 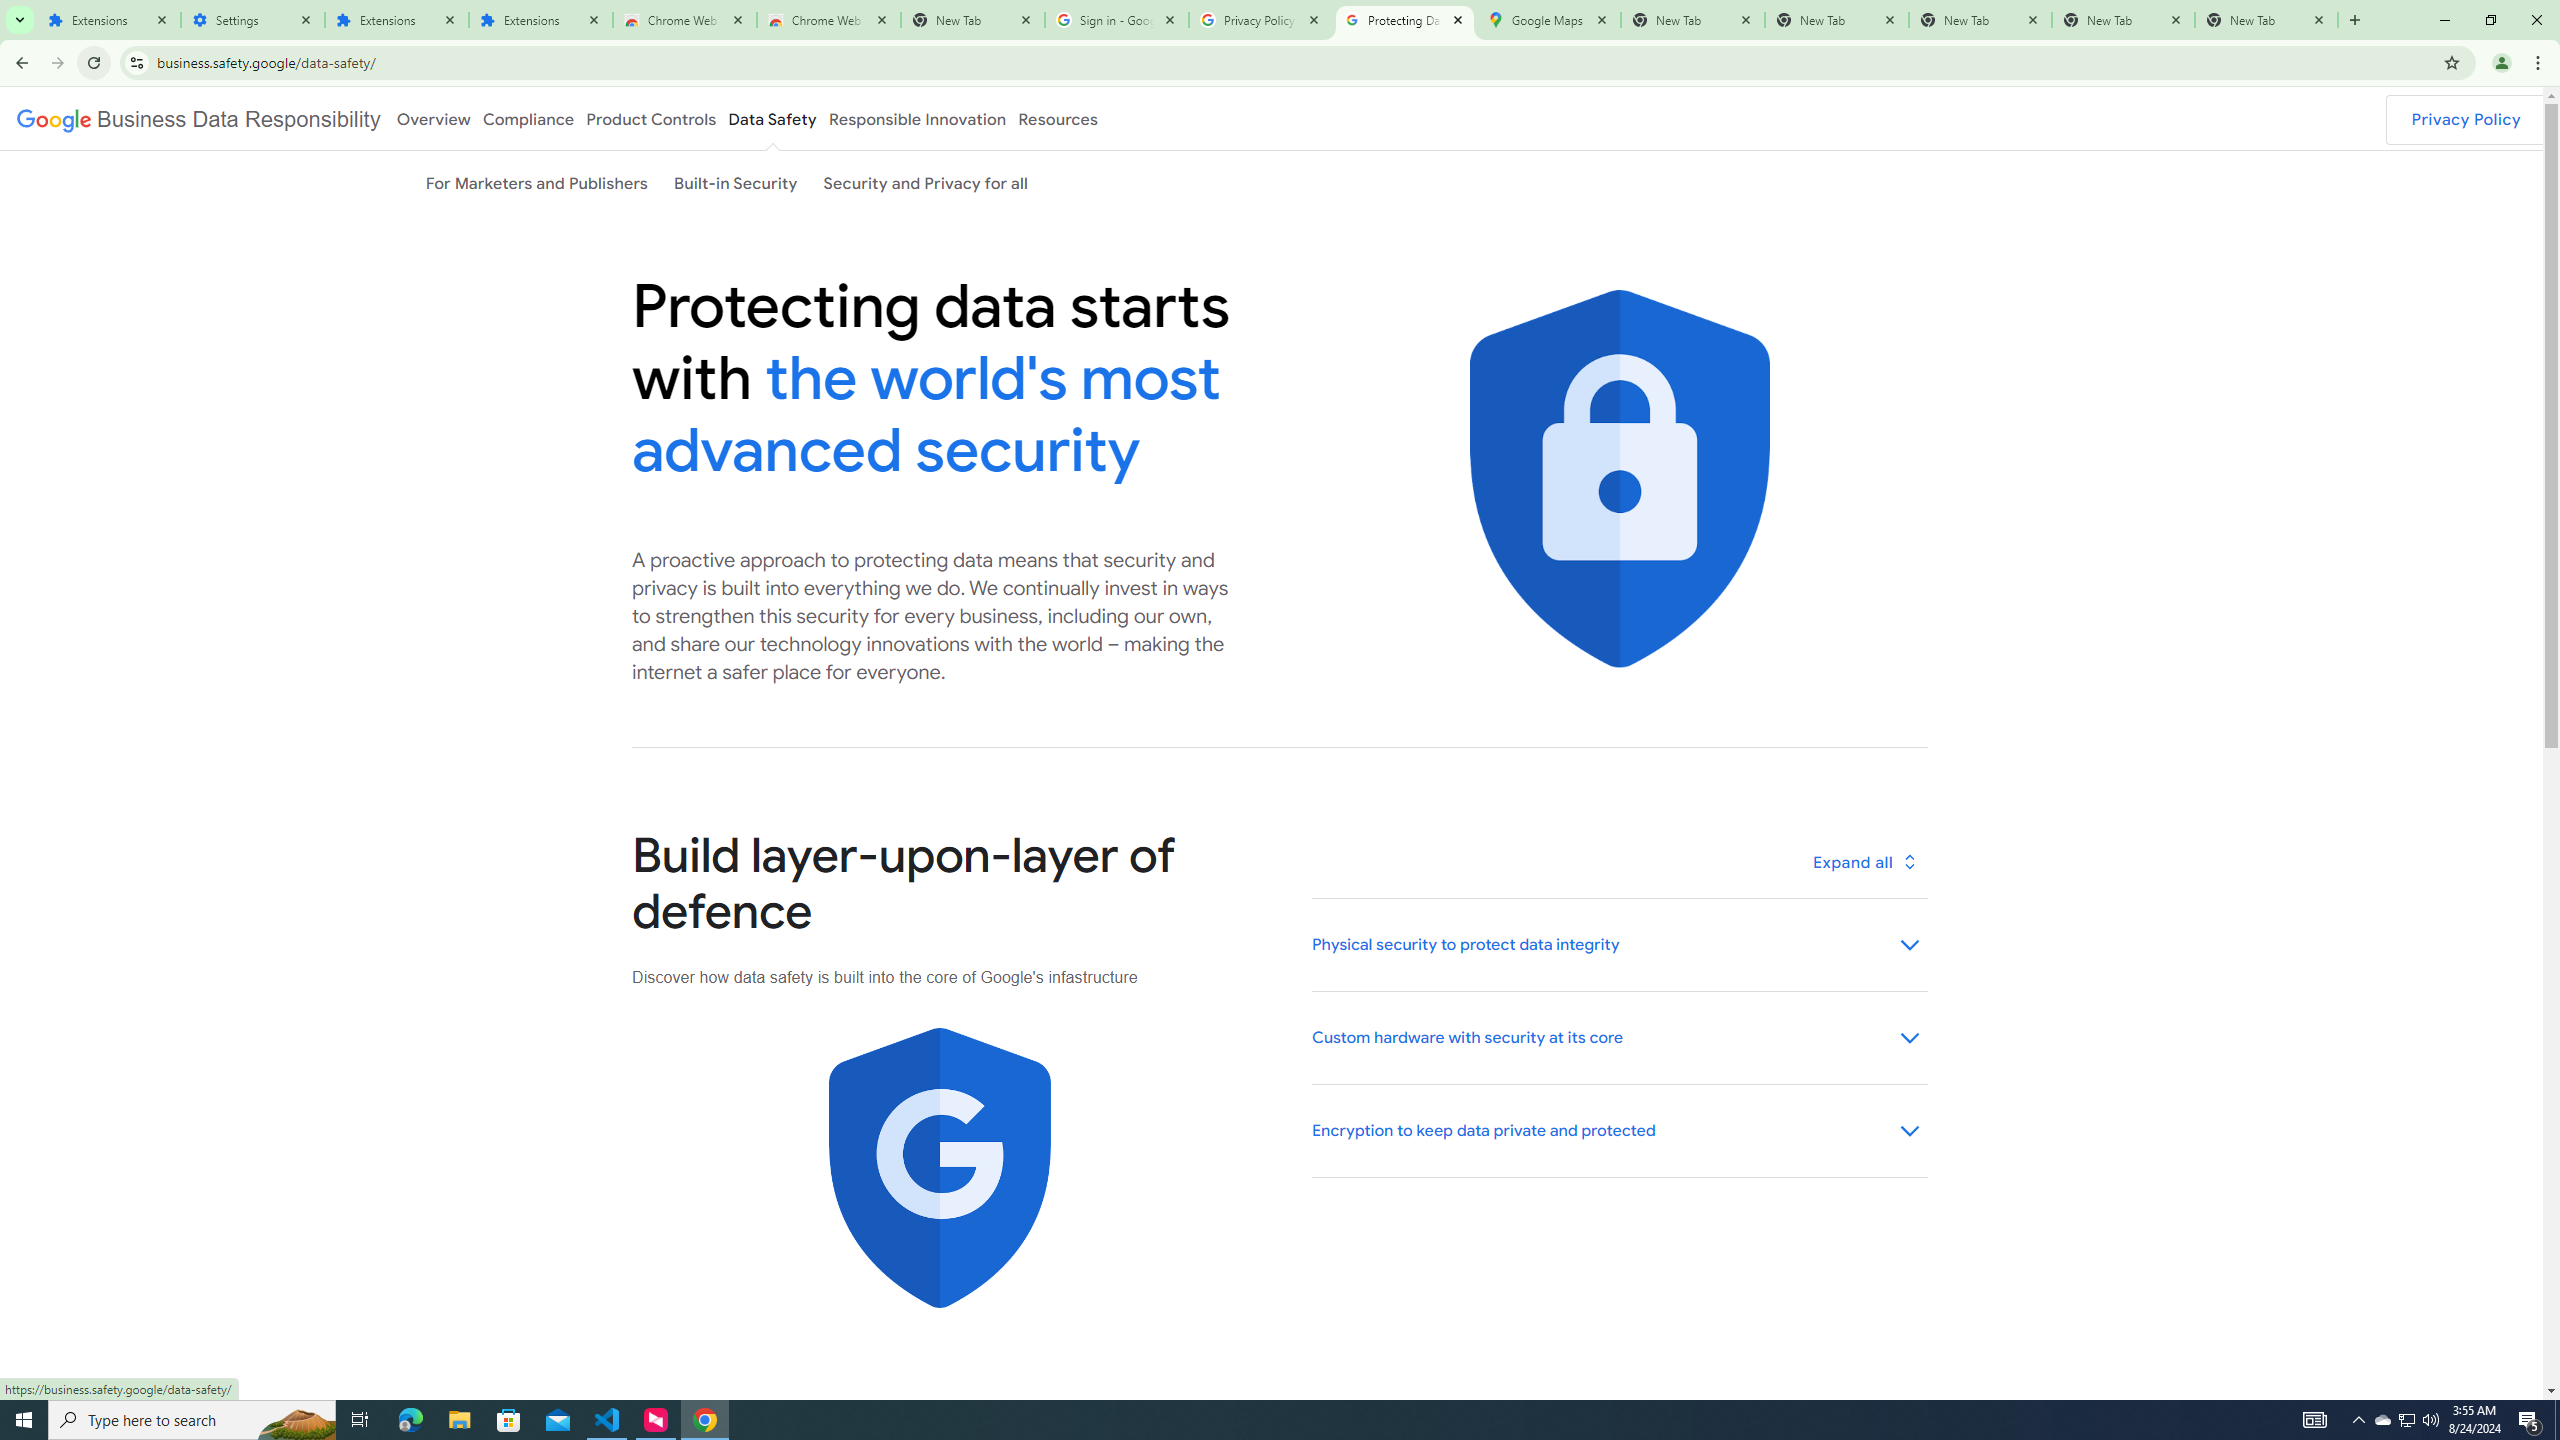 What do you see at coordinates (827, 19) in the screenshot?
I see `'Chrome Web Store - Themes'` at bounding box center [827, 19].